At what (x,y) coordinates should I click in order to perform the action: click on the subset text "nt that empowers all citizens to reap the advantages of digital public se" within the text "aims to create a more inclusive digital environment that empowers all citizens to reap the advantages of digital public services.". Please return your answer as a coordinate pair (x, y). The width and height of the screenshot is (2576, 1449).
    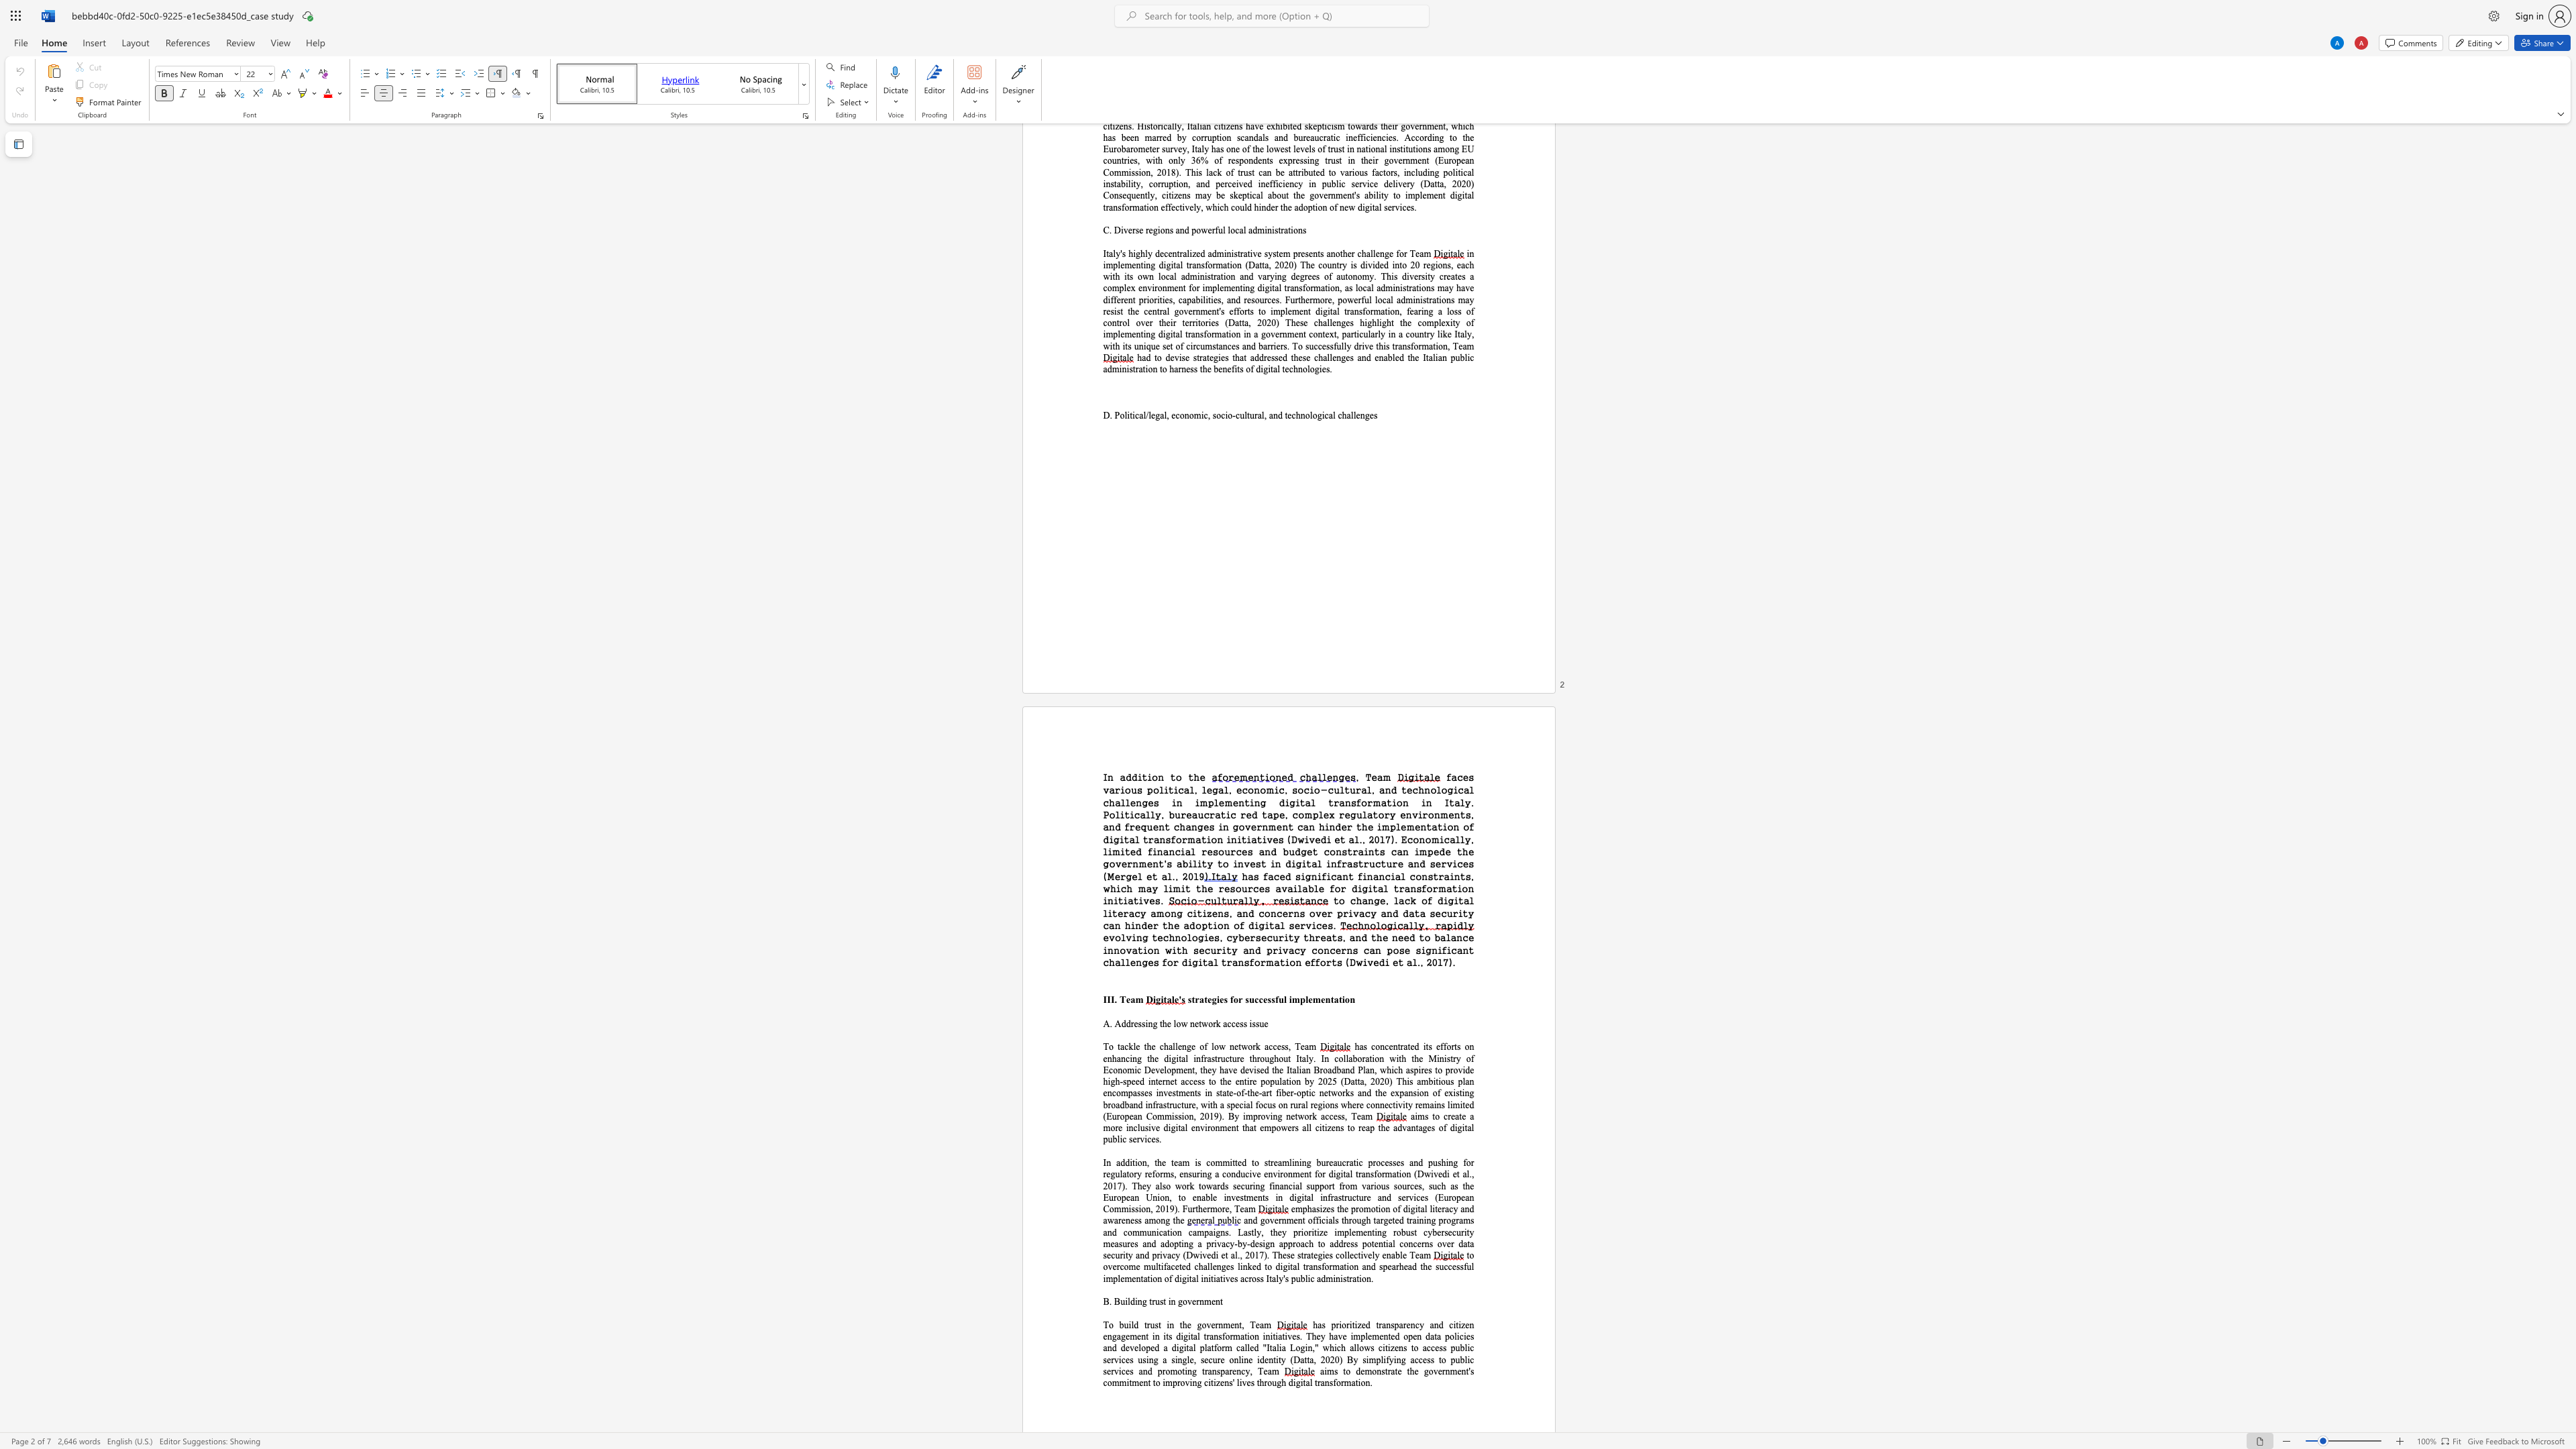
    Looking at the image, I should click on (1231, 1128).